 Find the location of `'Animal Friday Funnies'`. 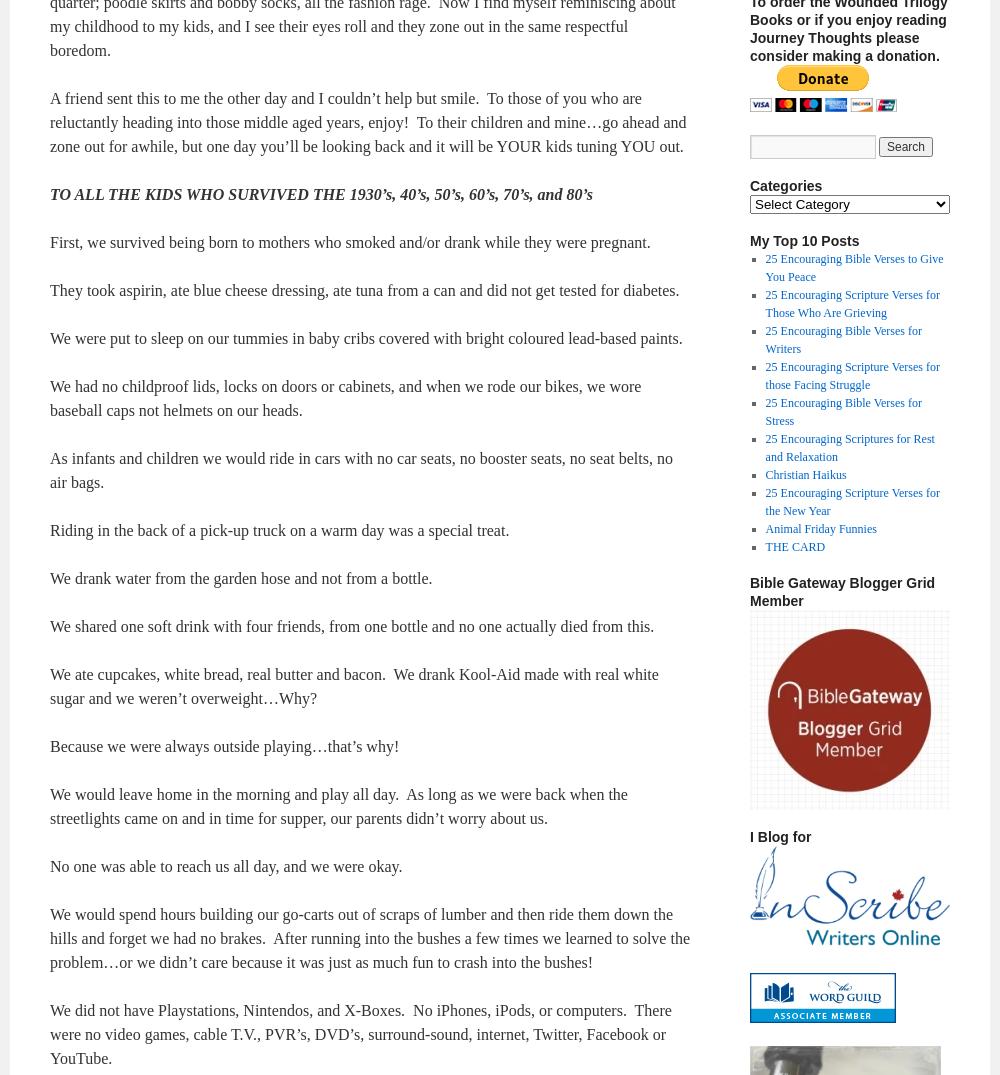

'Animal Friday Funnies' is located at coordinates (819, 528).